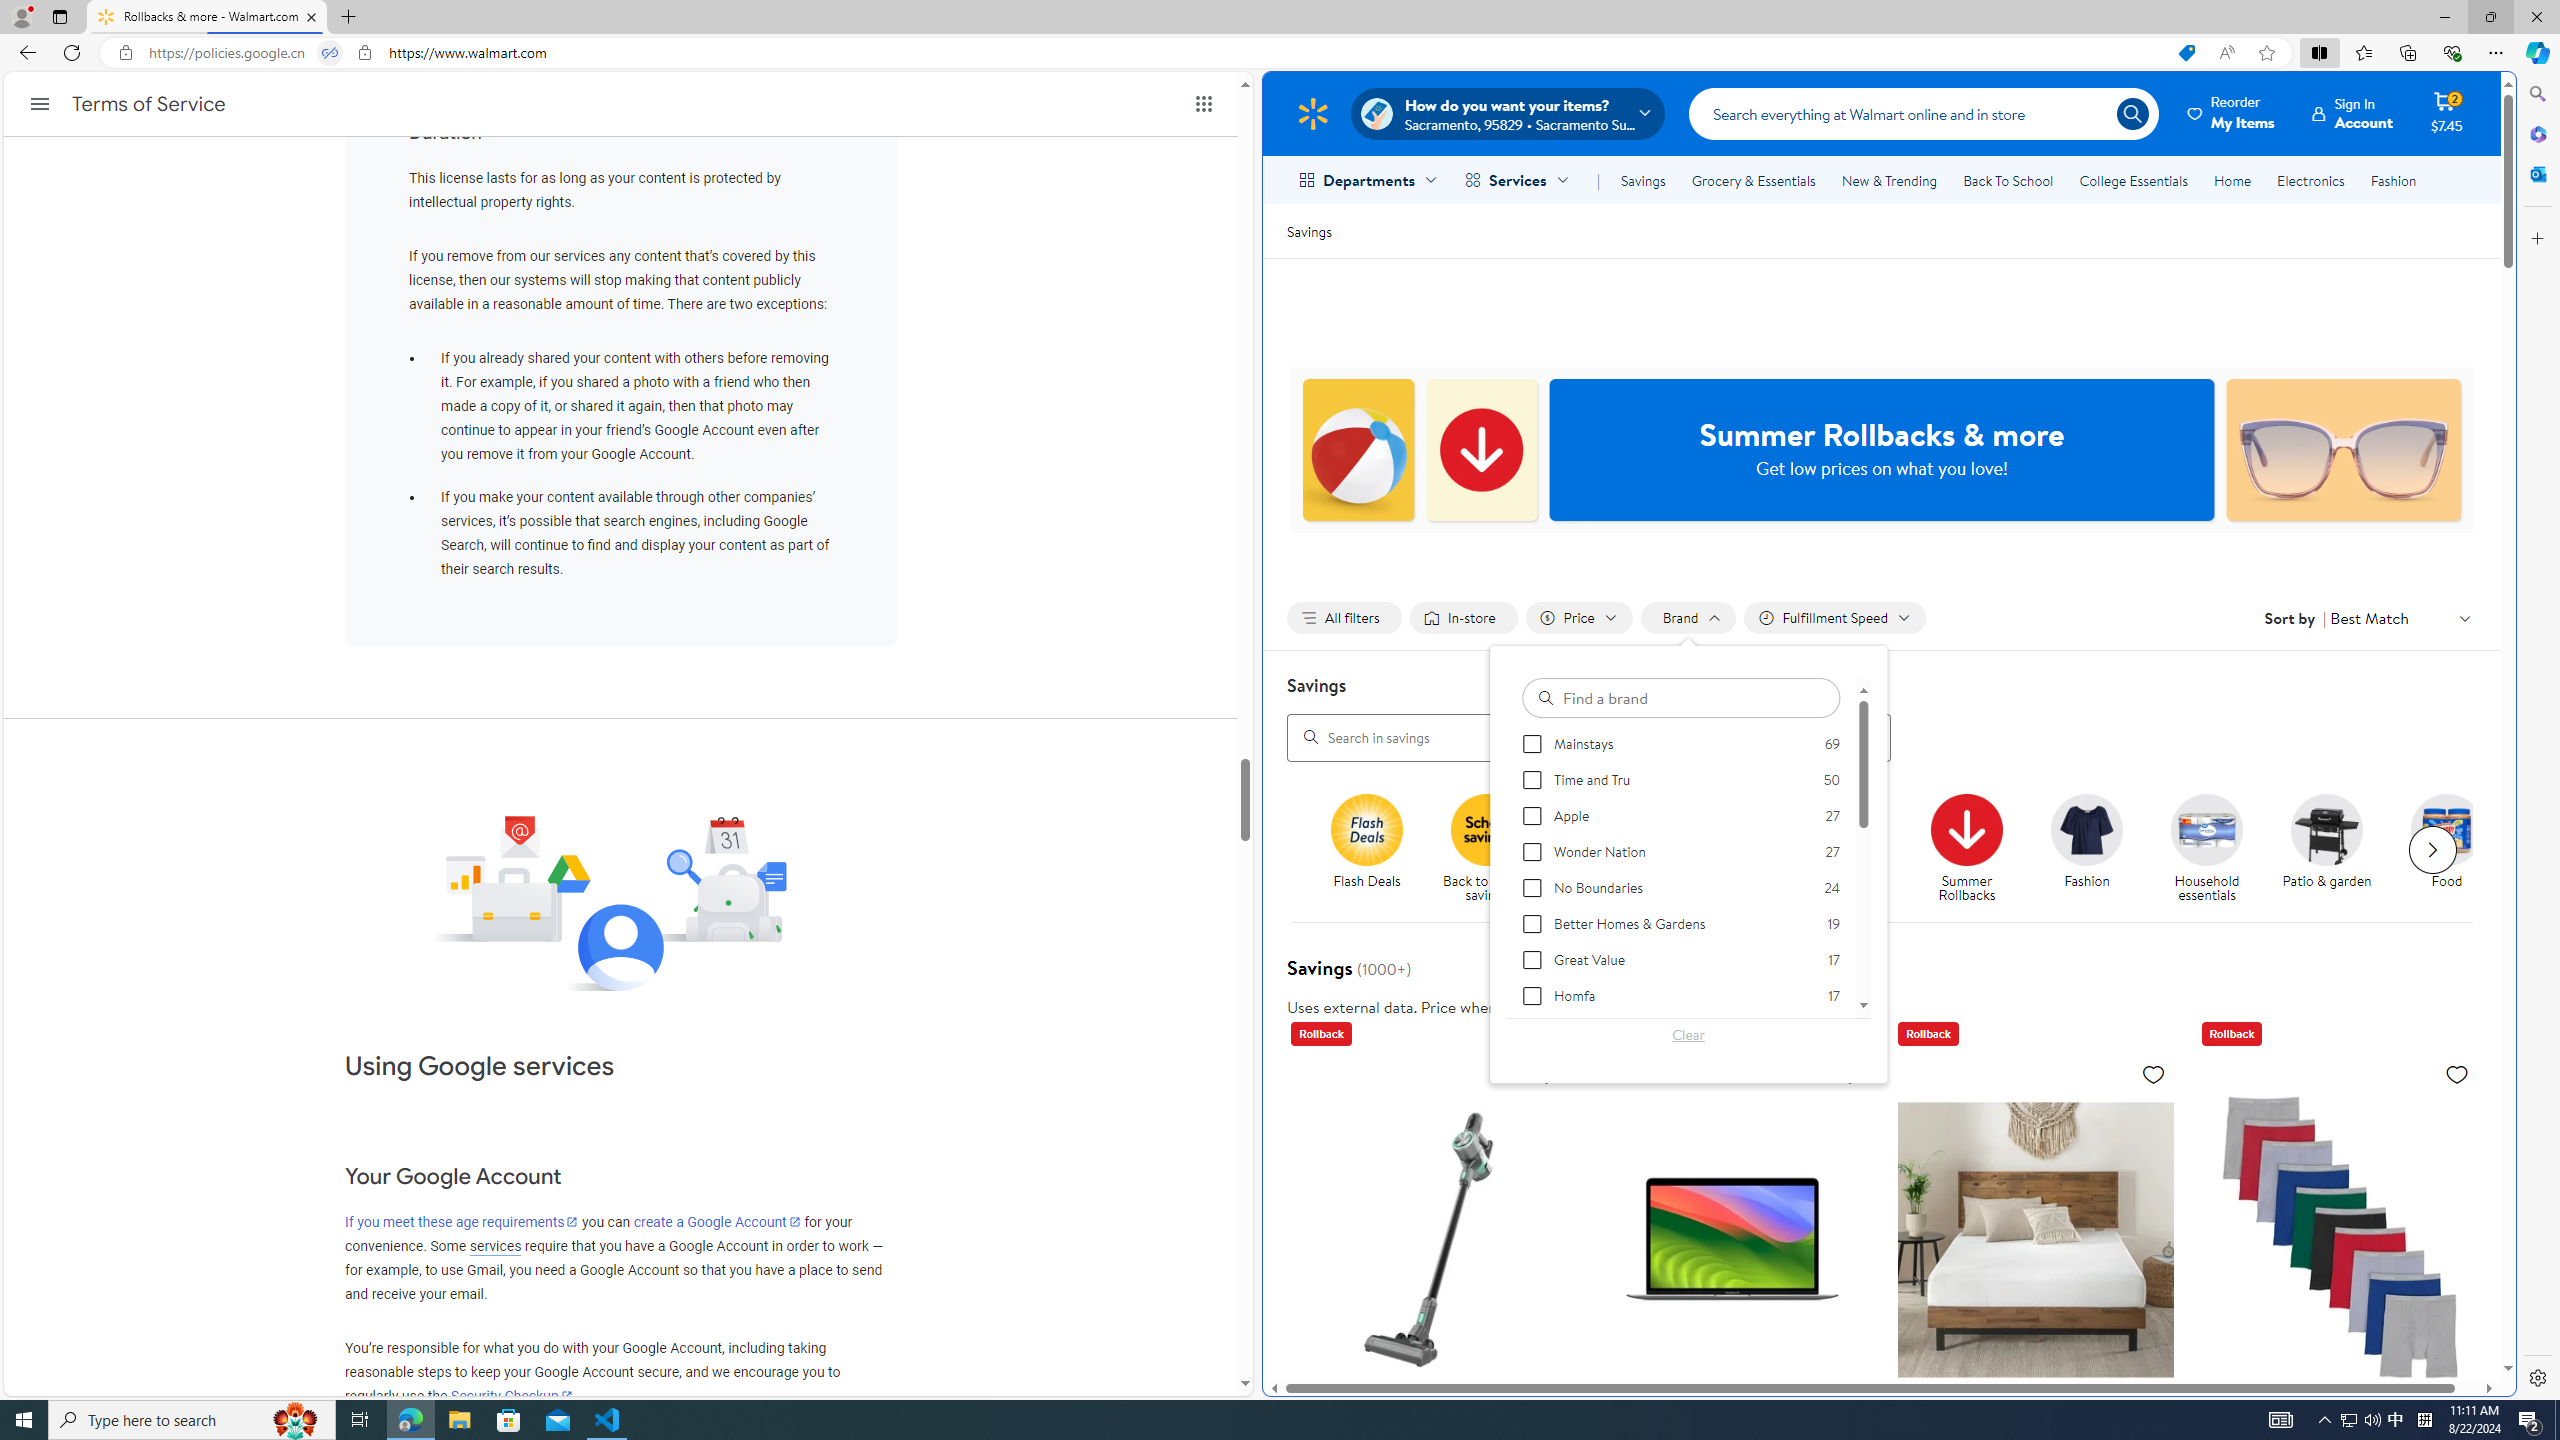  I want to click on 'Patio & garden', so click(2327, 828).